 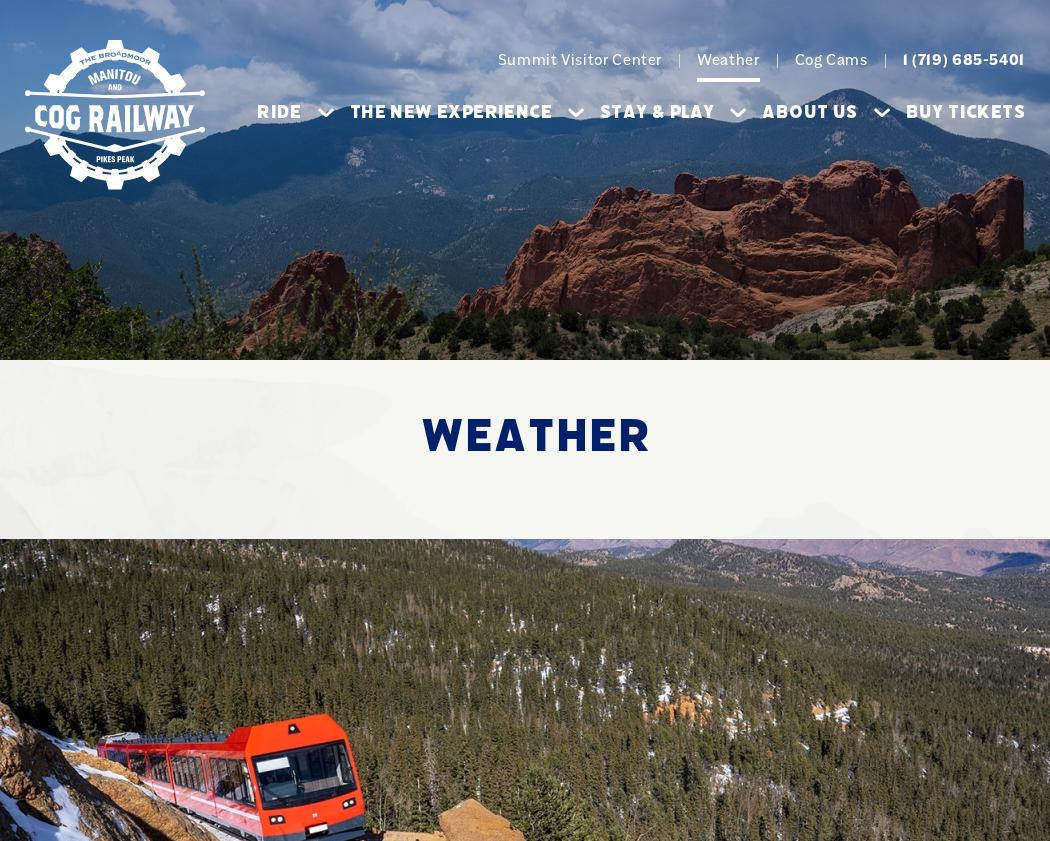 I want to click on 'Cog Cams', so click(x=830, y=58).